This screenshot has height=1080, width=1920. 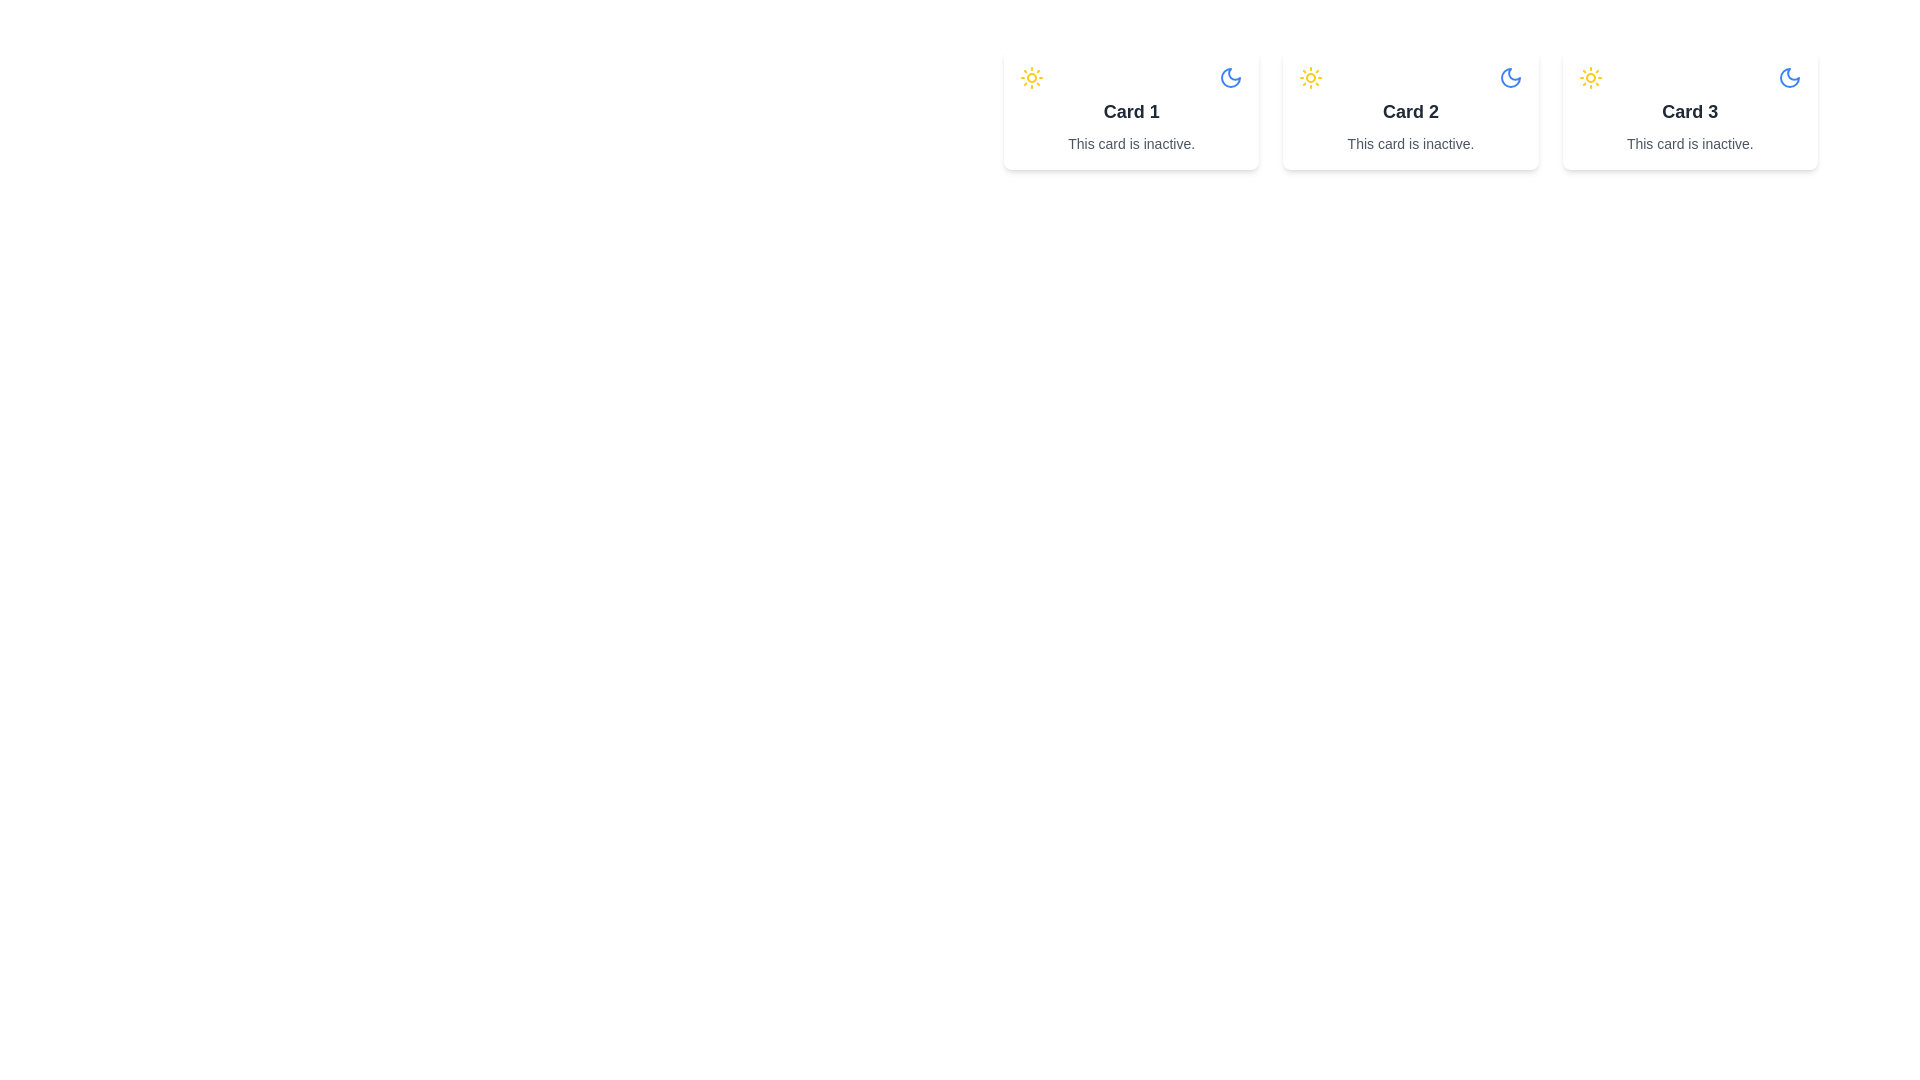 I want to click on label 'Card 3' which is displayed in bold, larger font as a primary title within the rightmost card of a group of three horizontally aligned cards, so click(x=1689, y=111).